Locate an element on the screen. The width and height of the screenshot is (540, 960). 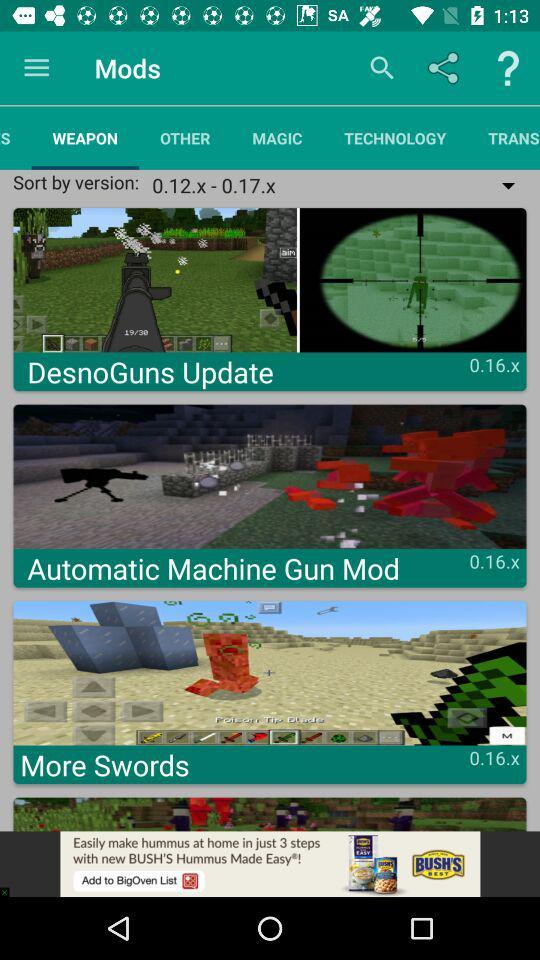
magic is located at coordinates (276, 137).